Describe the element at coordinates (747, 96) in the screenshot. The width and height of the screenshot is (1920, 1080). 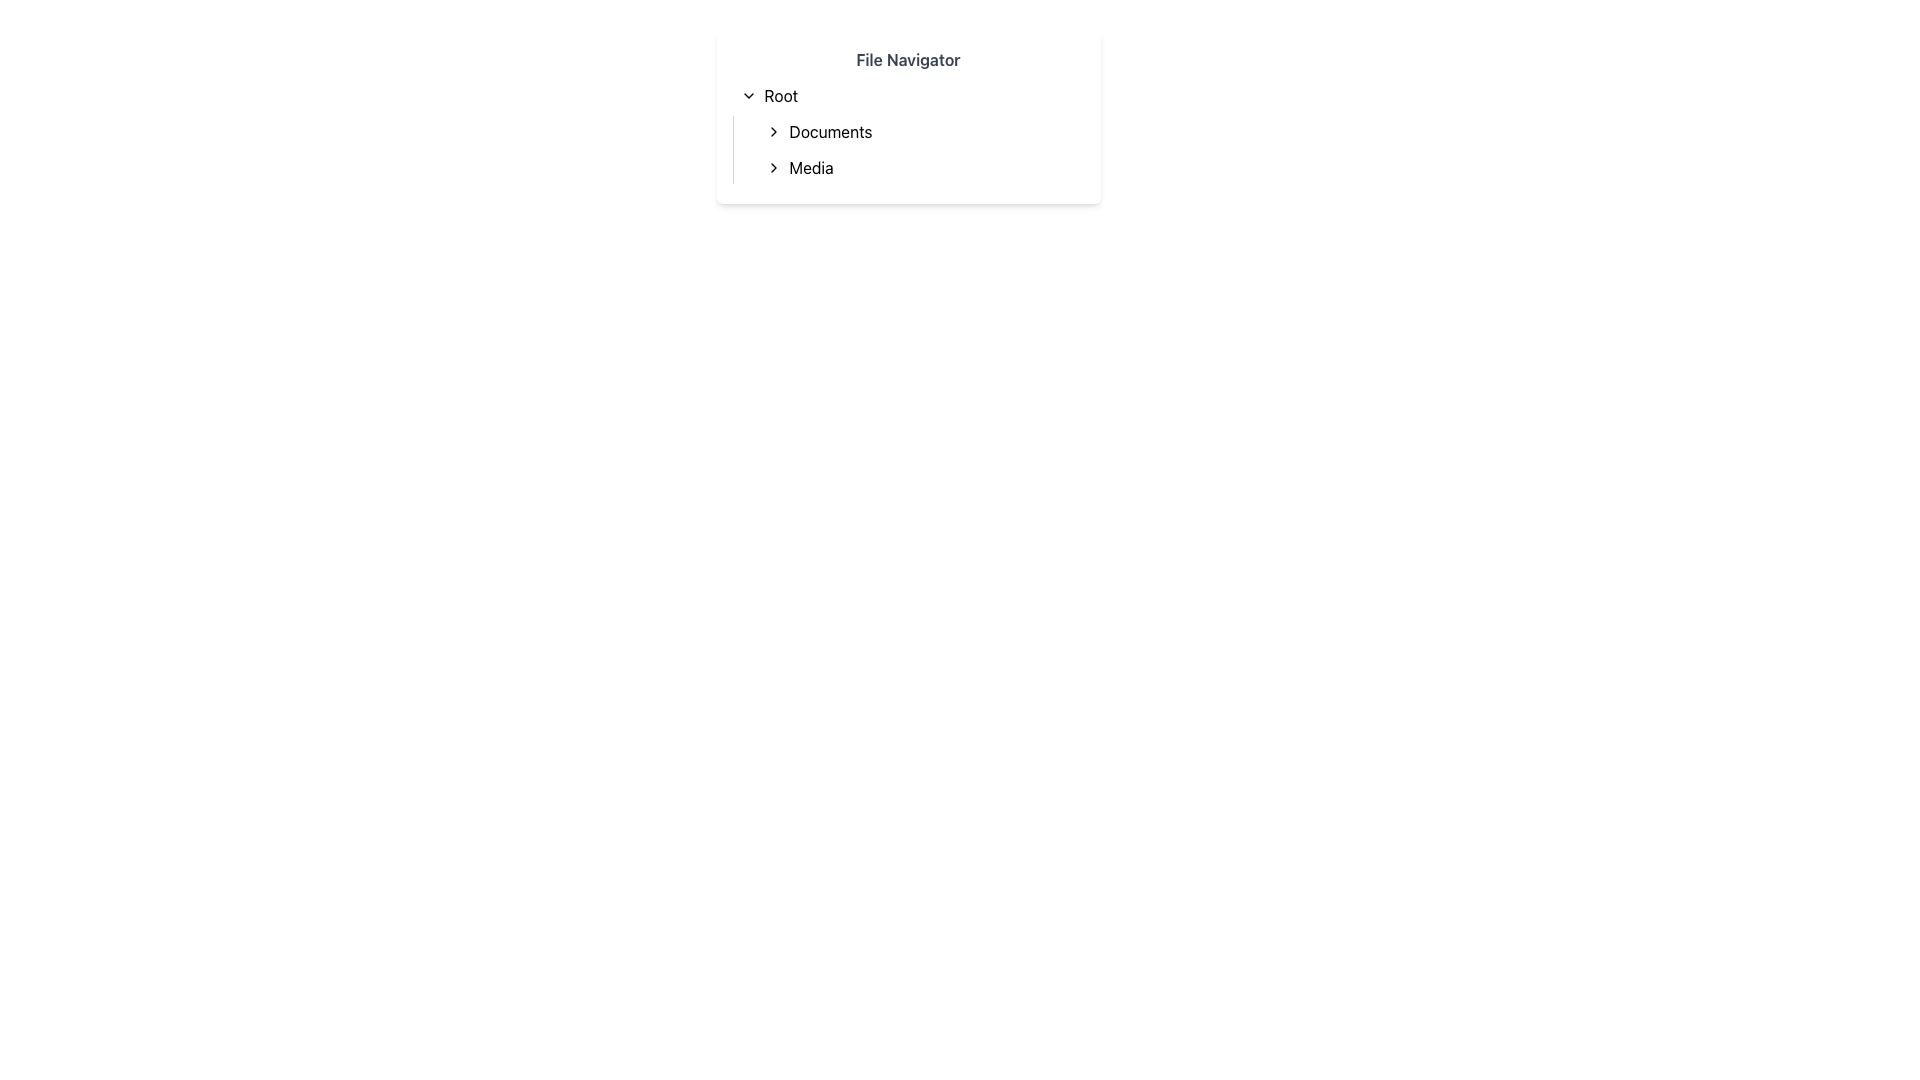
I see `the SVG Icon (Chevron Down) that is positioned to the left of the text 'Root', which indicates it can be clicked to expand or collapse a dropdown menu` at that location.